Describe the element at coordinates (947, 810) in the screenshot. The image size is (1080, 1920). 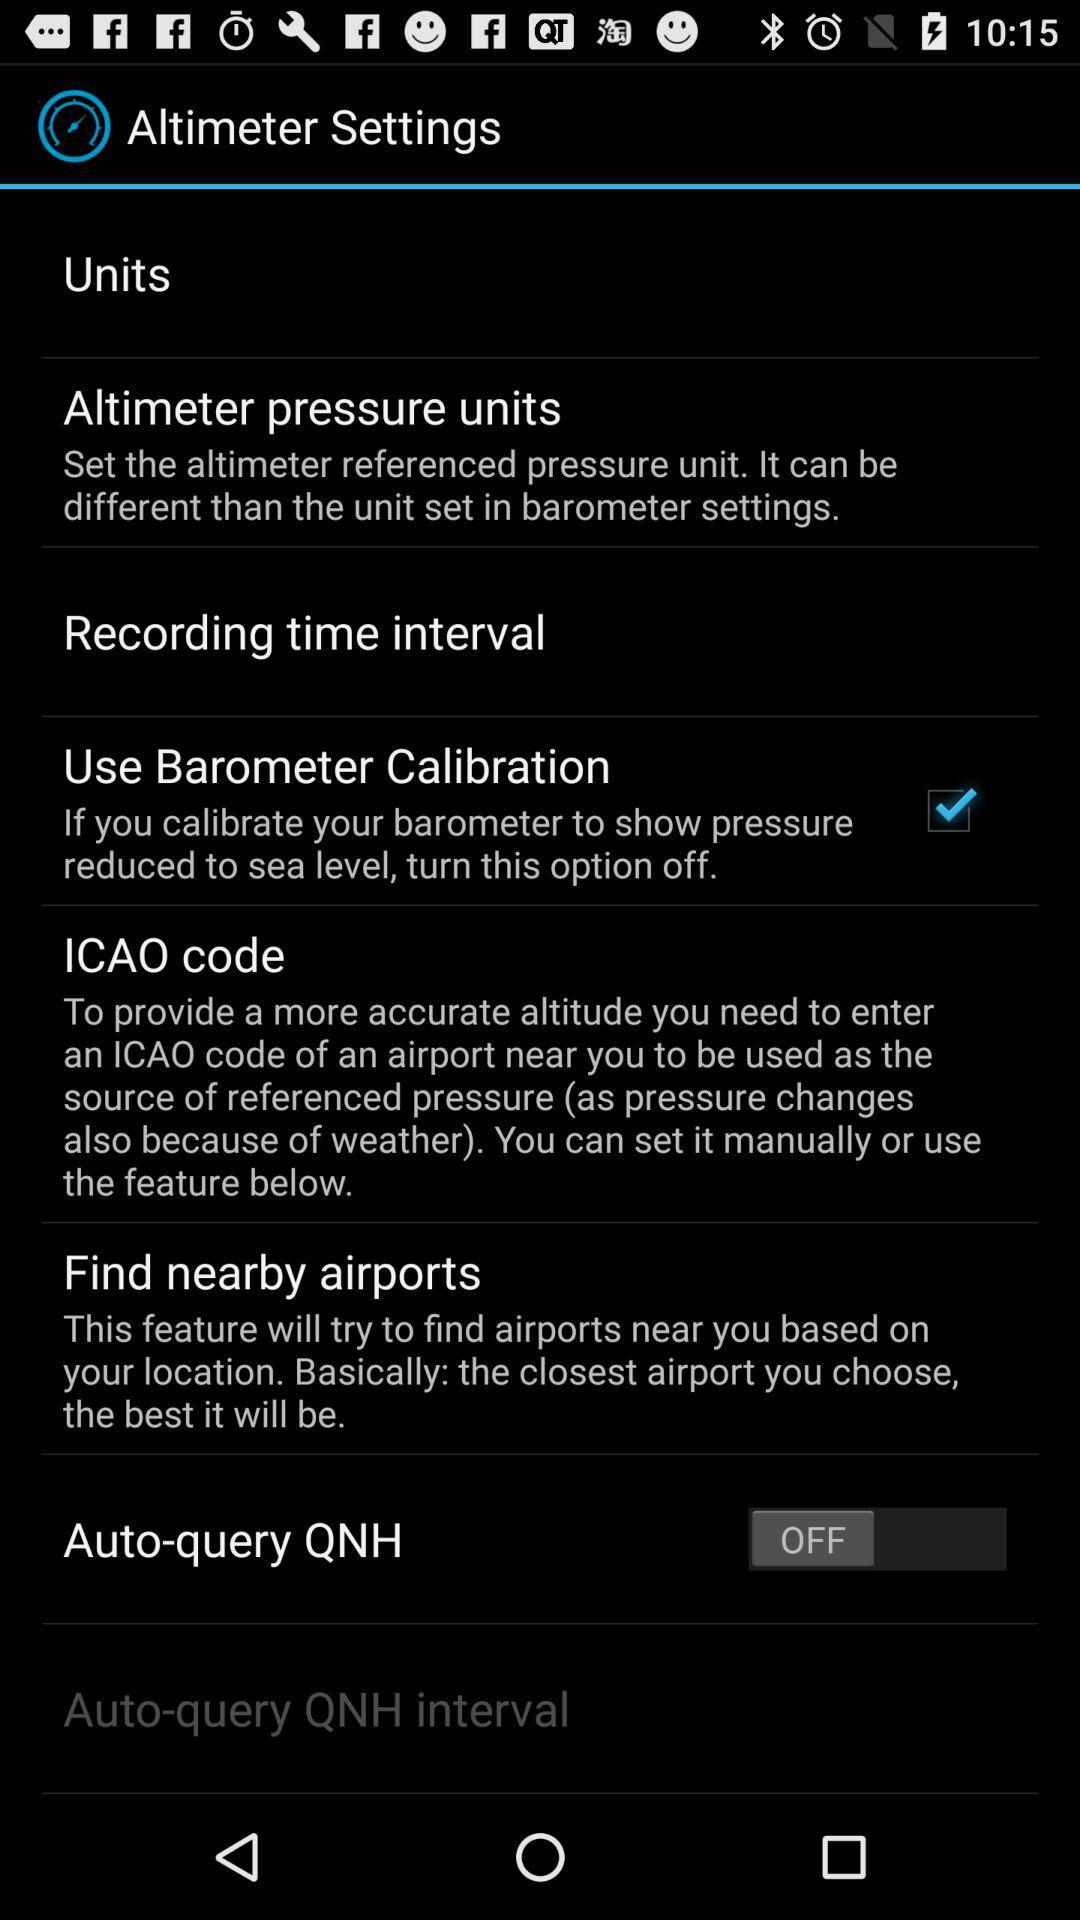
I see `app to the right of the if you calibrate app` at that location.